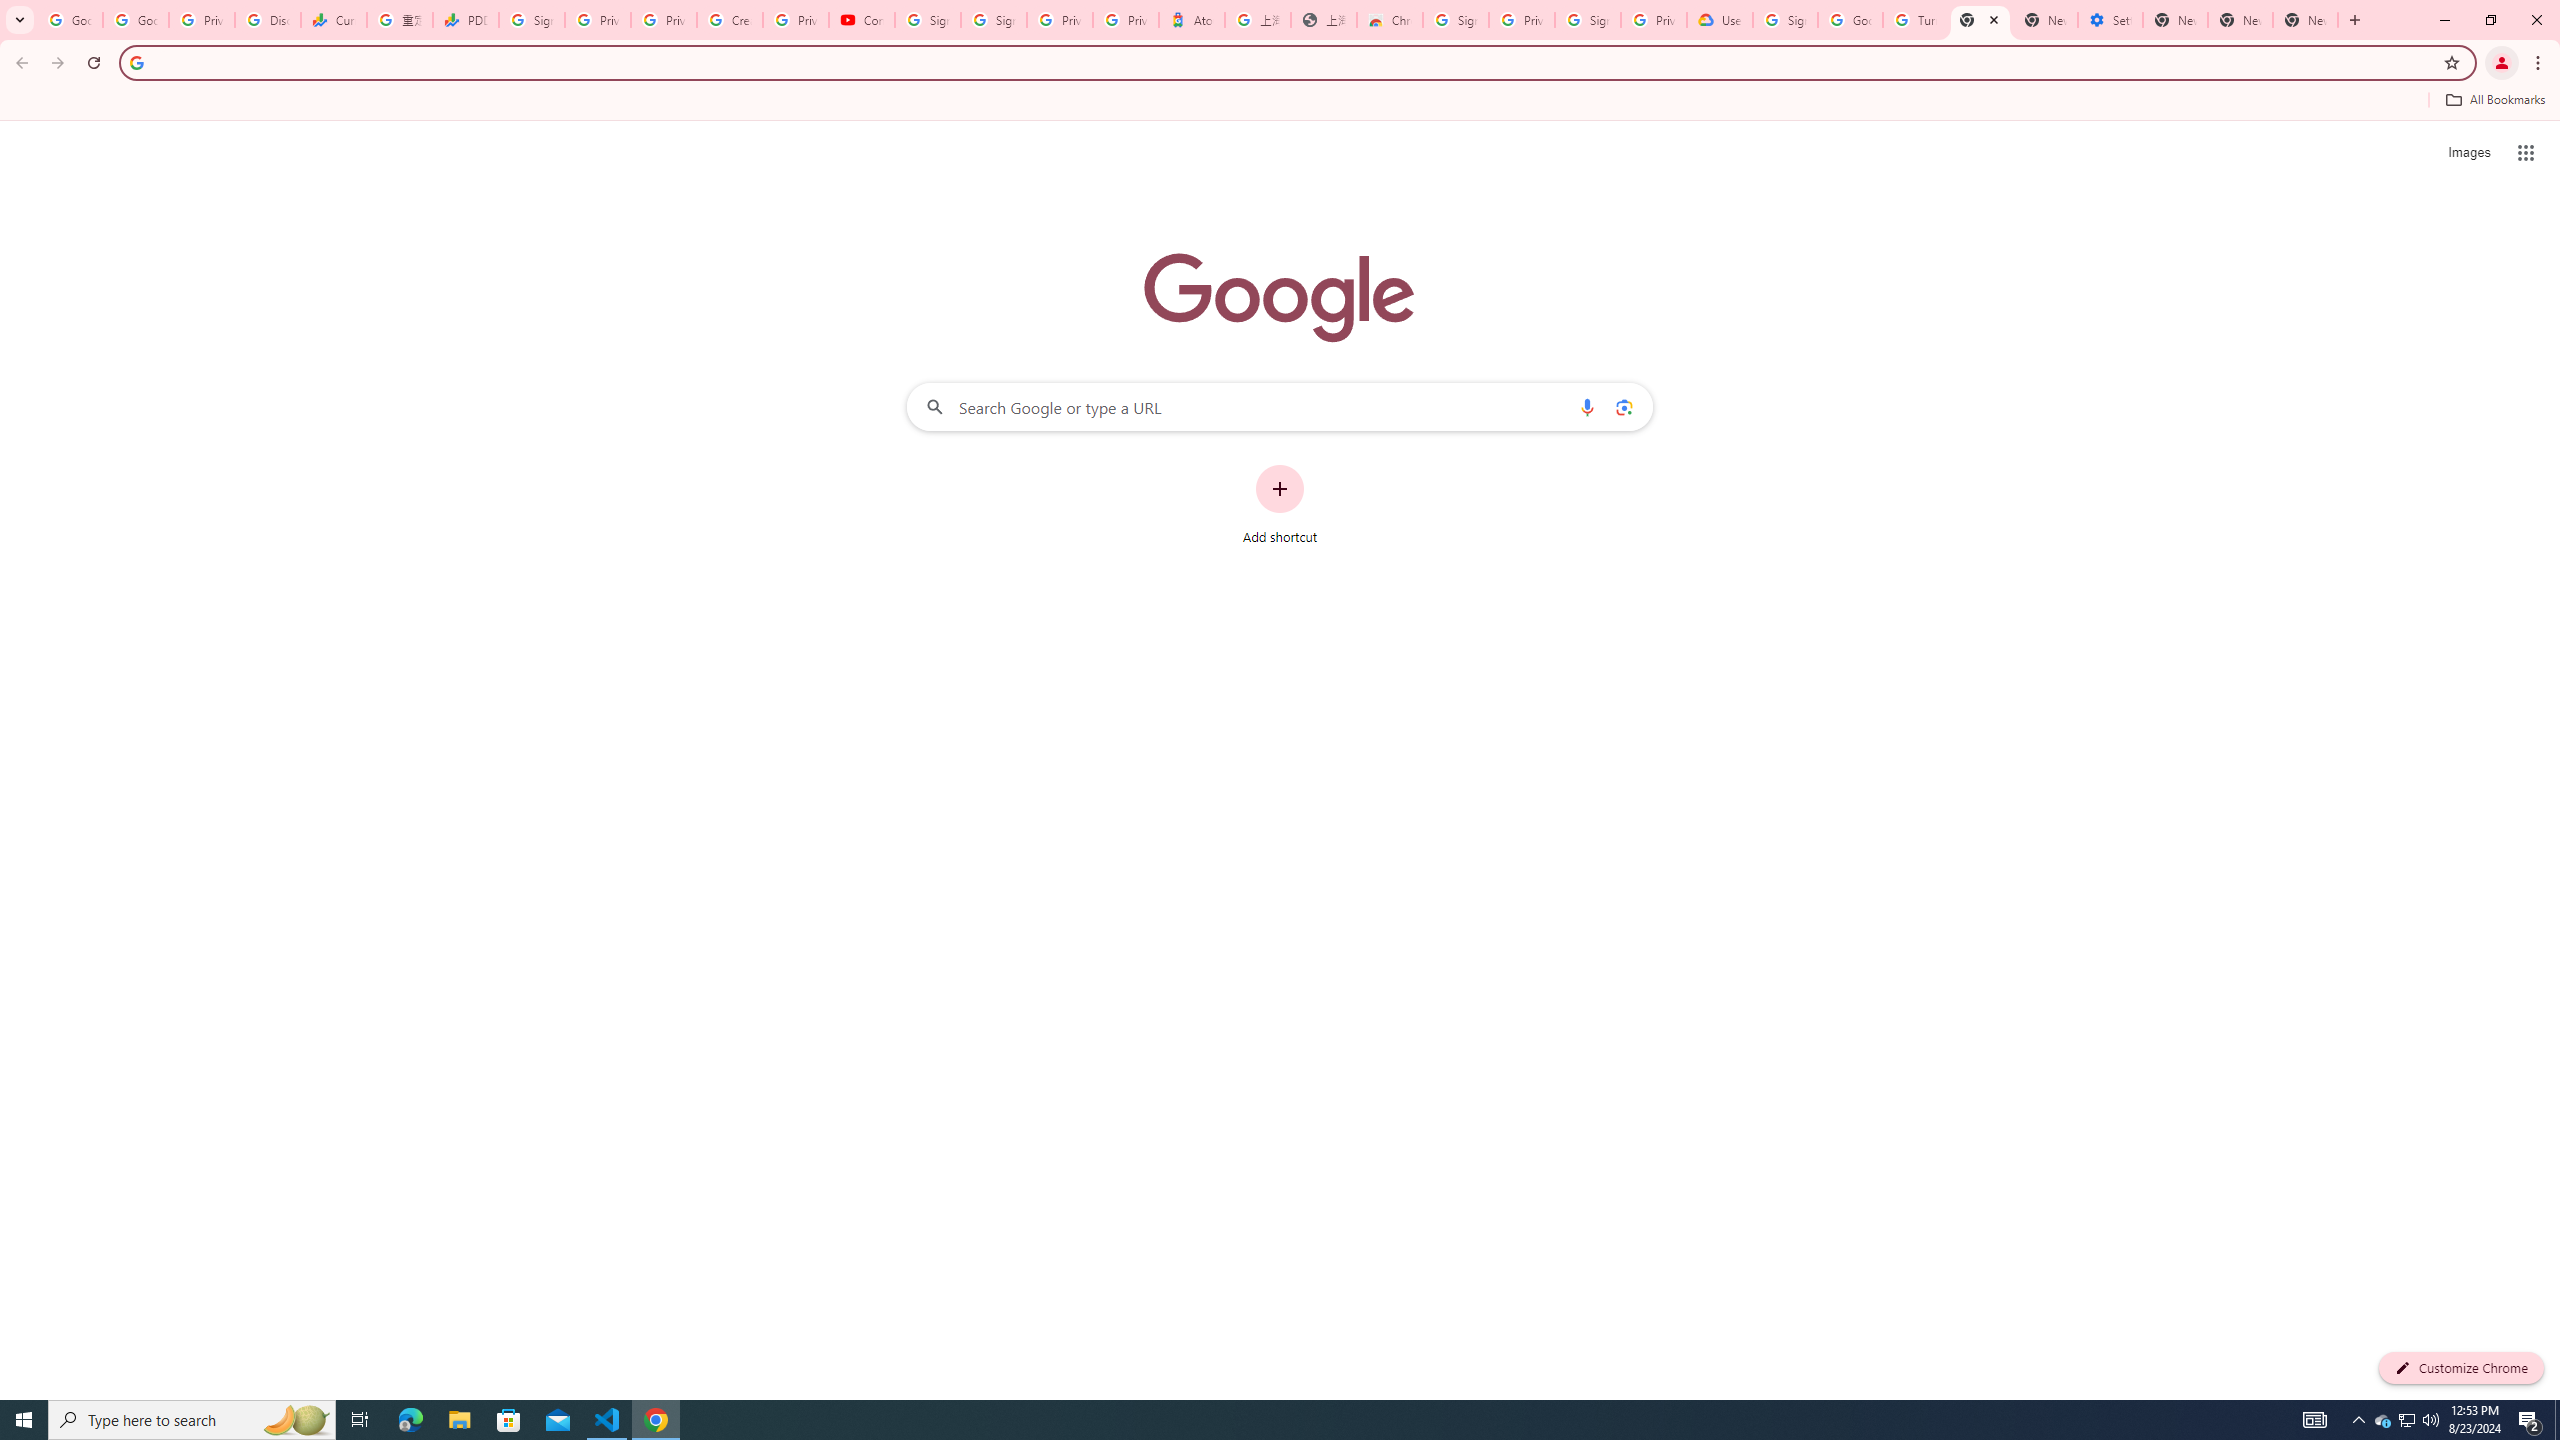 The width and height of the screenshot is (2560, 1440). Describe the element at coordinates (928, 19) in the screenshot. I see `'Sign in - Google Accounts'` at that location.